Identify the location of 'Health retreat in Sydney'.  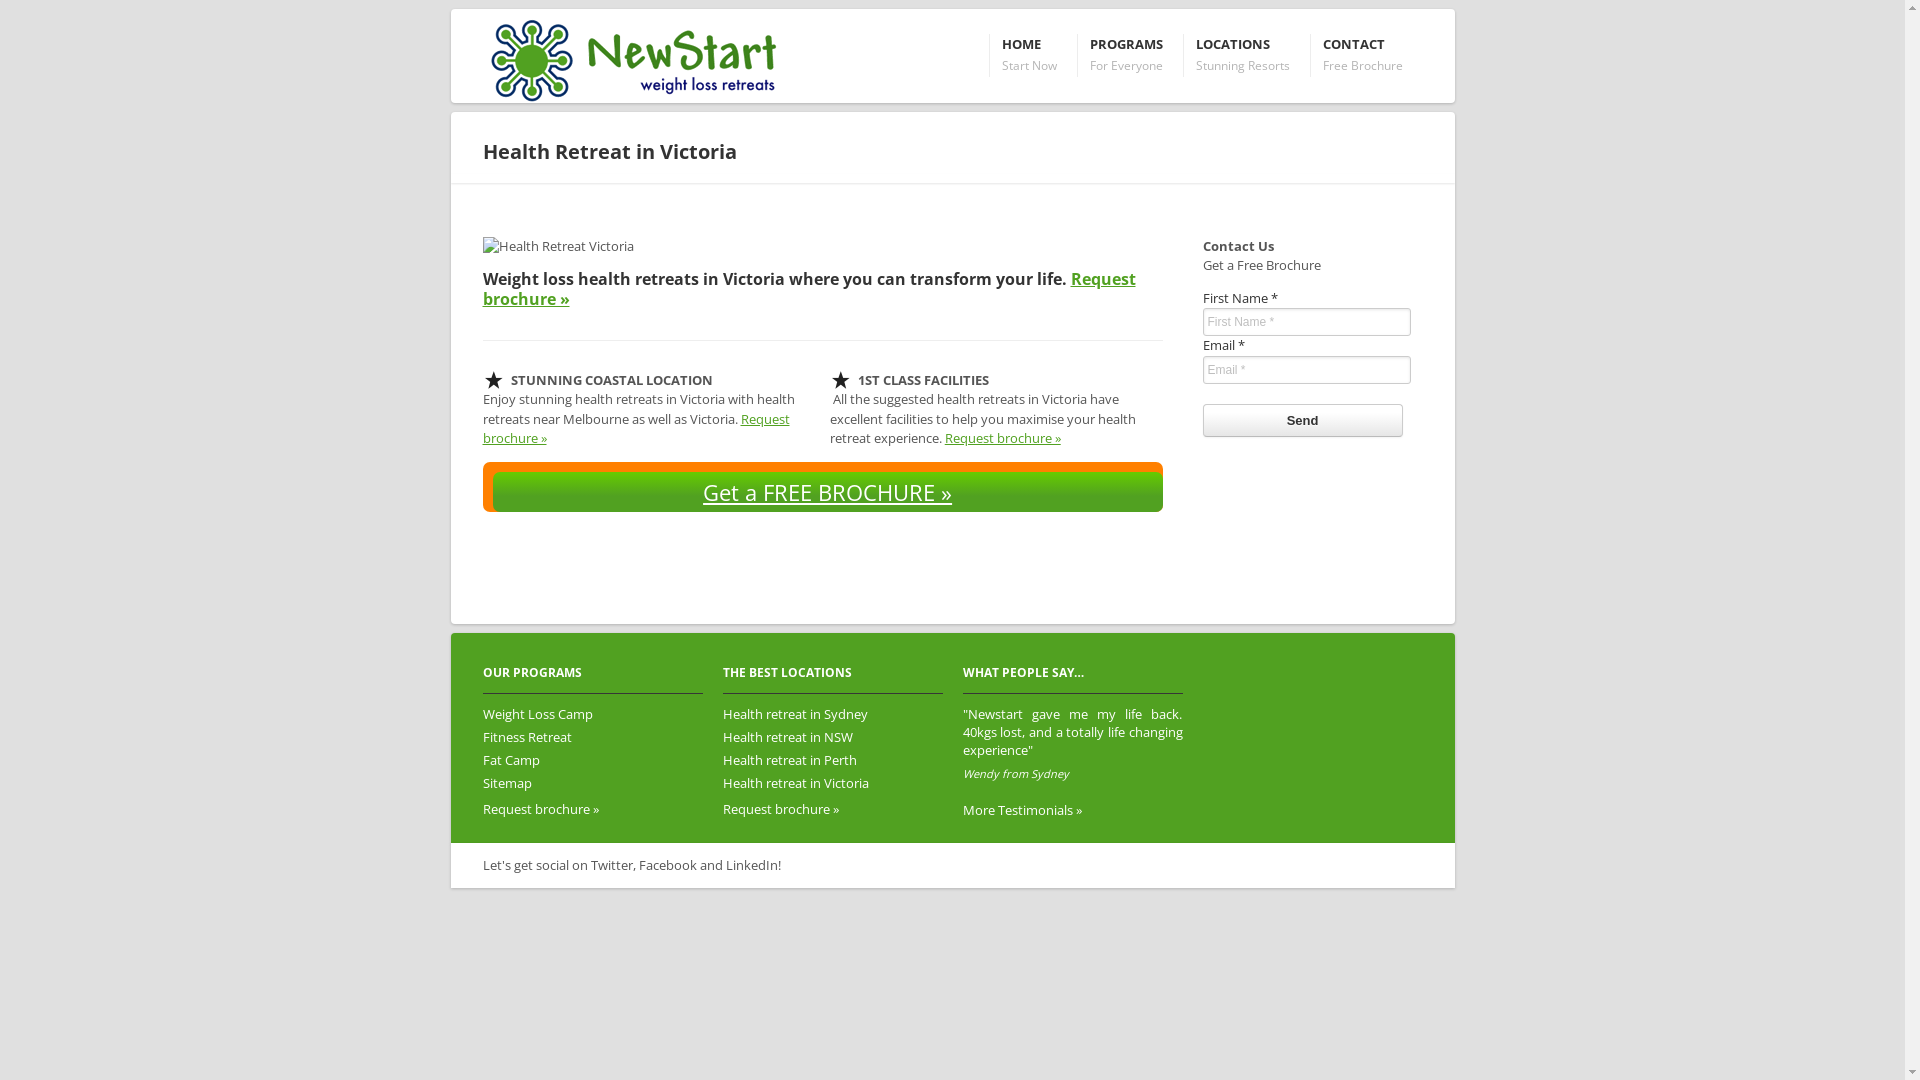
(793, 712).